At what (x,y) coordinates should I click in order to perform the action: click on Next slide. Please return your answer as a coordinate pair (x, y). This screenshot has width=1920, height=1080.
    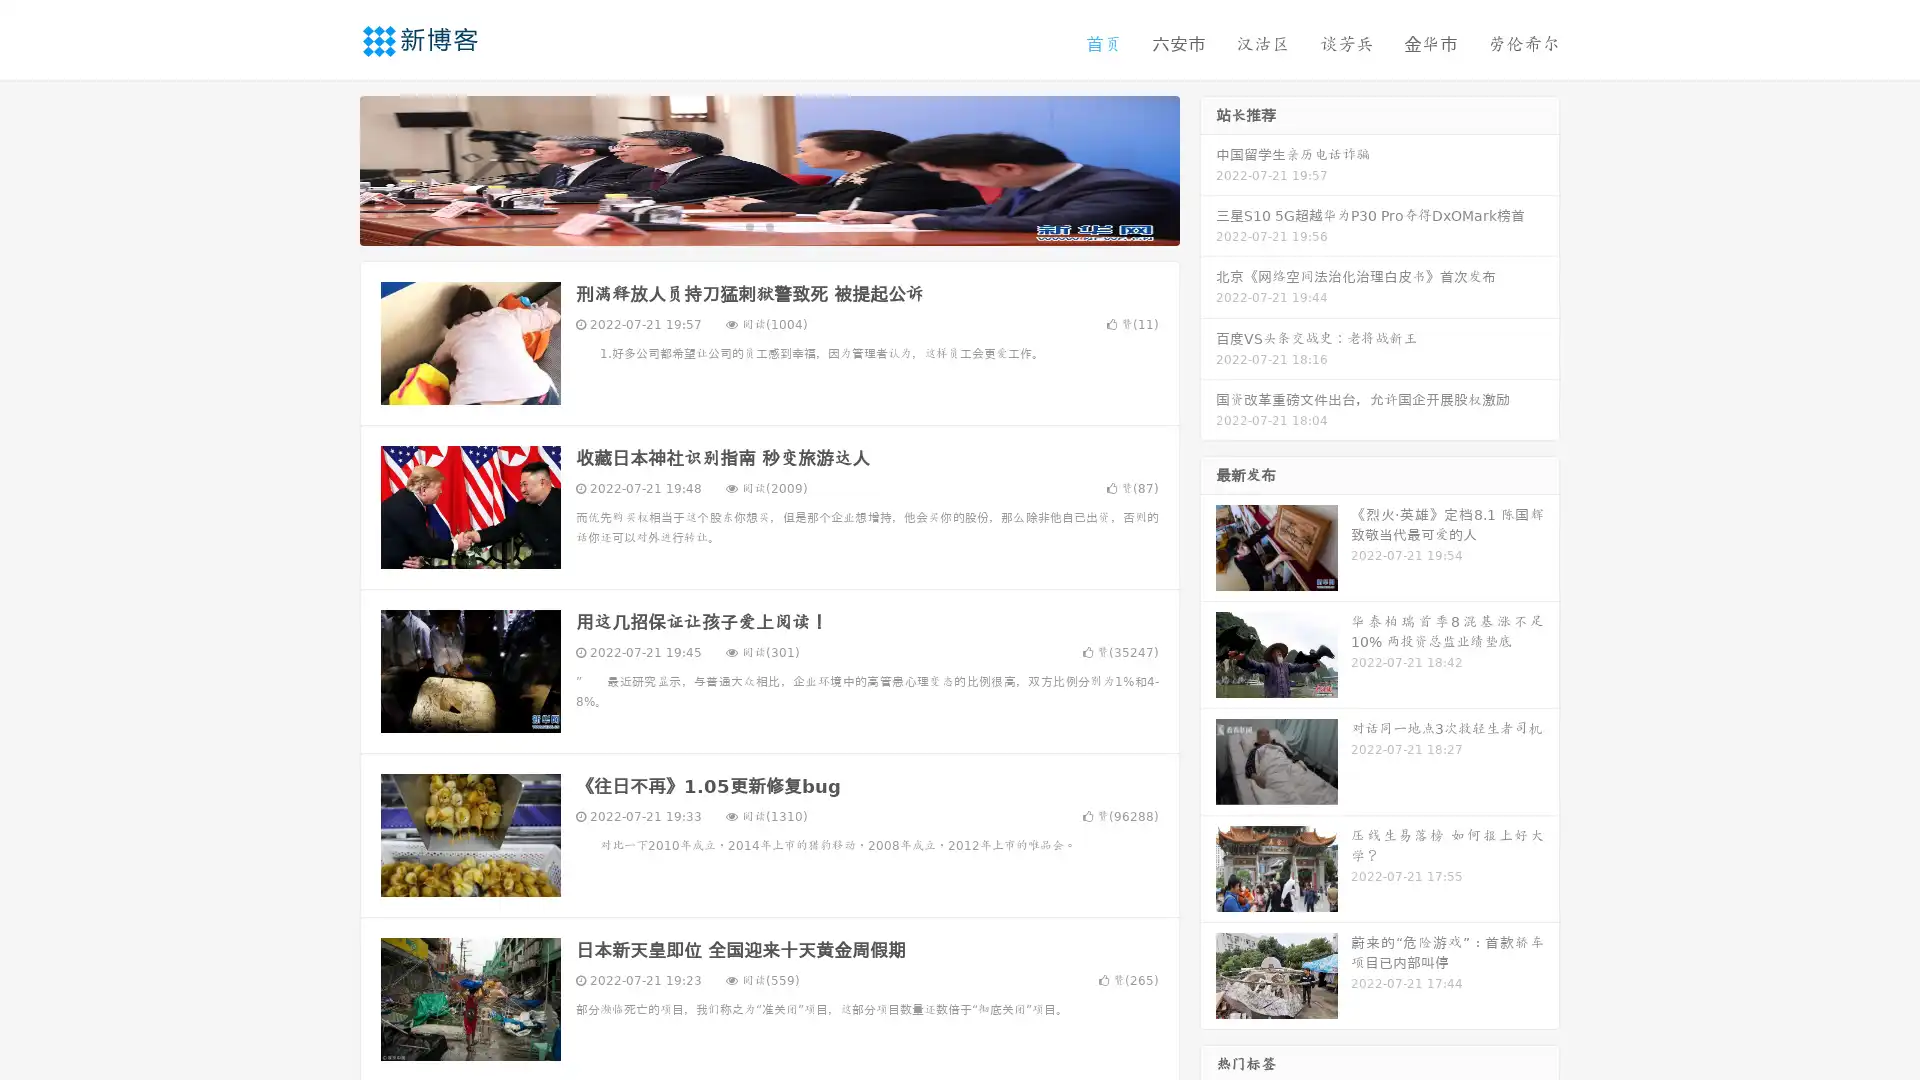
    Looking at the image, I should click on (1208, 168).